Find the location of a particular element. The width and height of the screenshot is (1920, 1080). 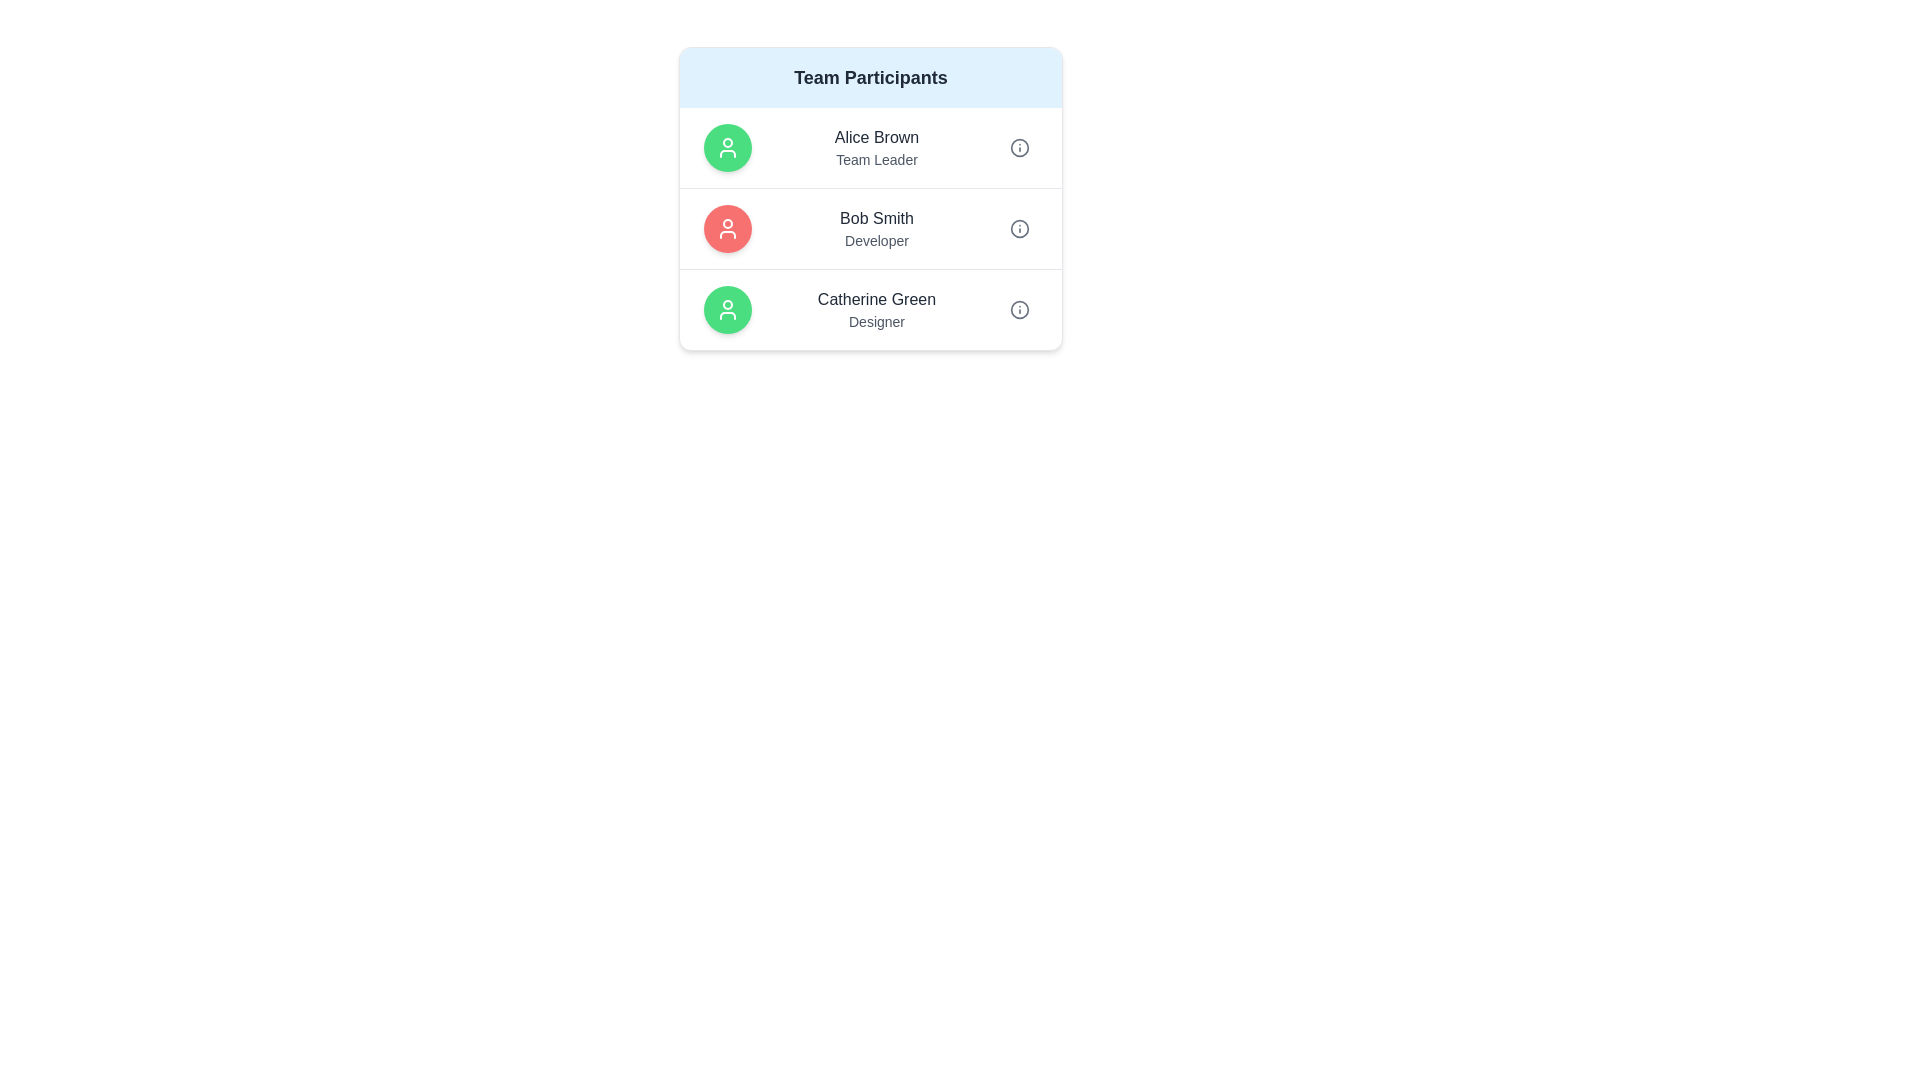

the Text Label Element representing 'Bob Smith' who is a 'Developer' in the 'Team Participants' list is located at coordinates (877, 227).